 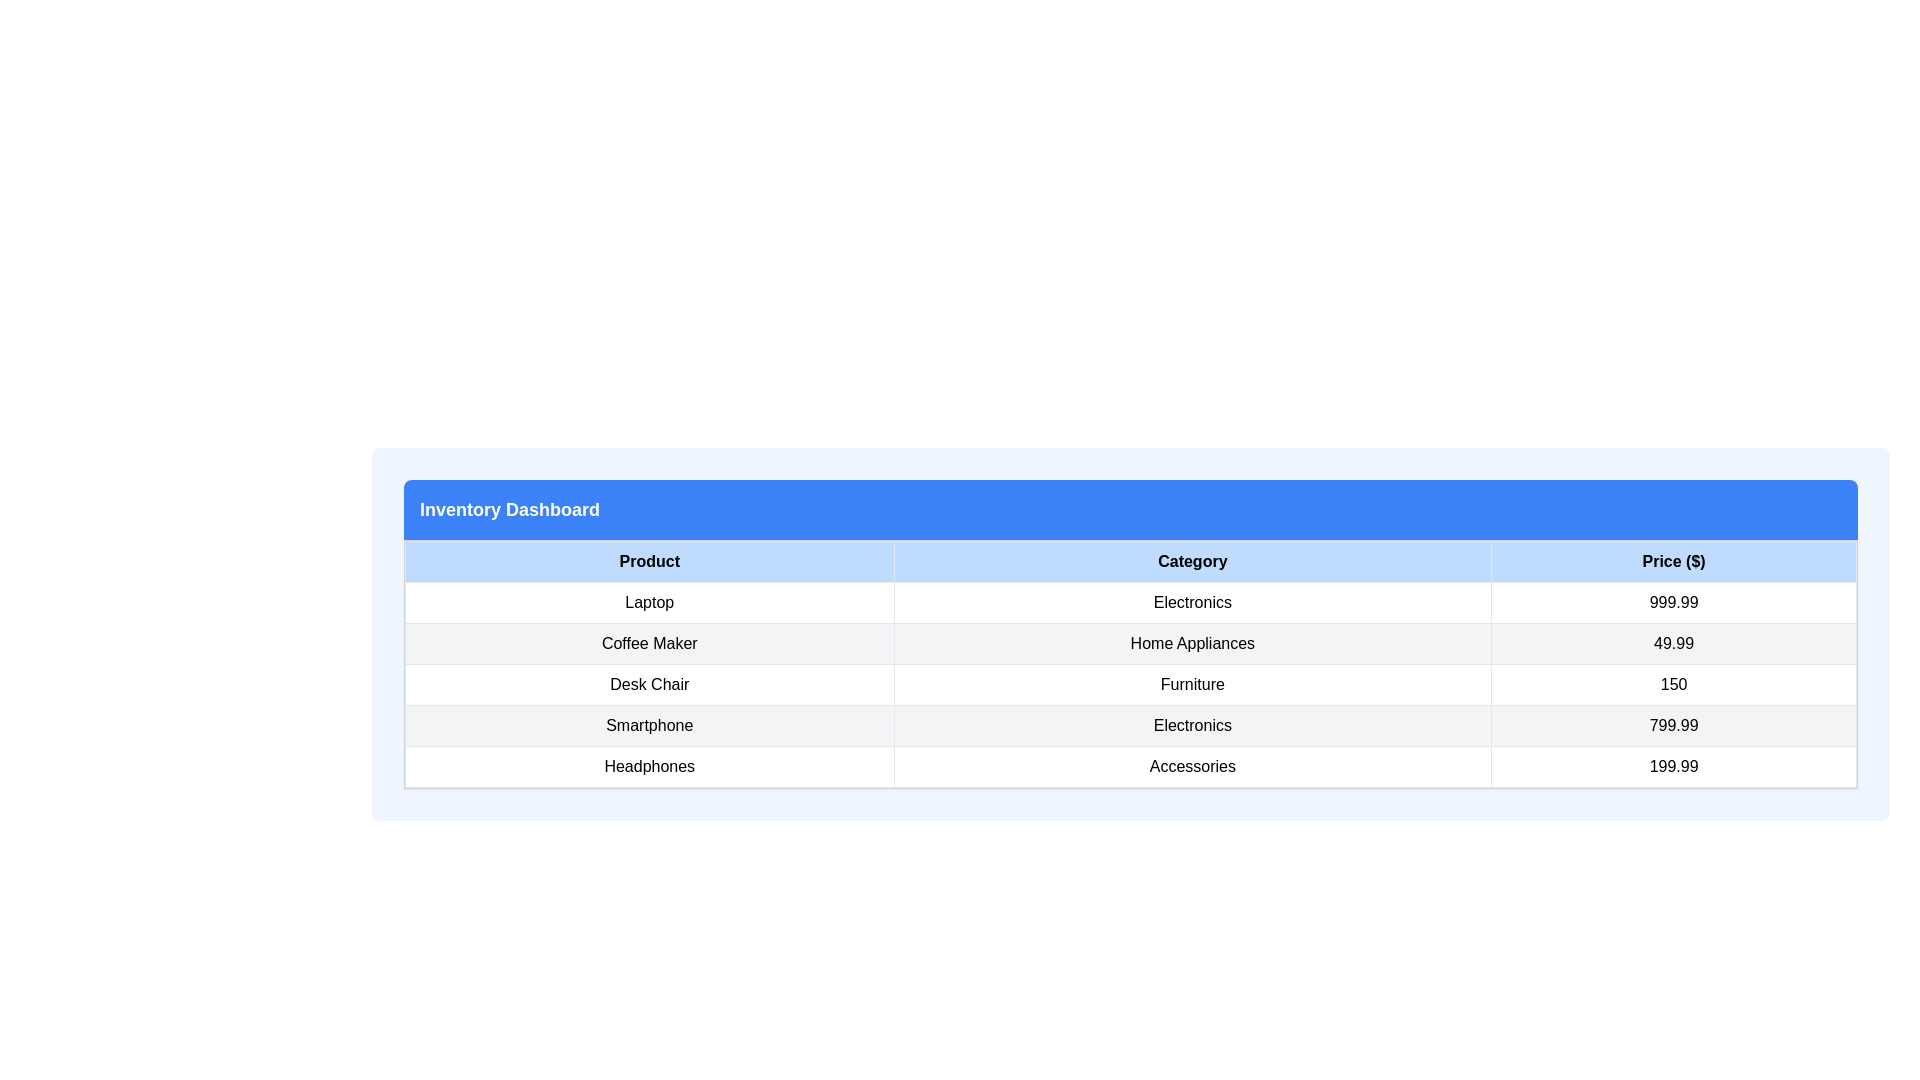 What do you see at coordinates (1192, 766) in the screenshot?
I see `the 'Accessories' text label located in the second cell of the 'Headphones' row under the 'Category' column of the table` at bounding box center [1192, 766].